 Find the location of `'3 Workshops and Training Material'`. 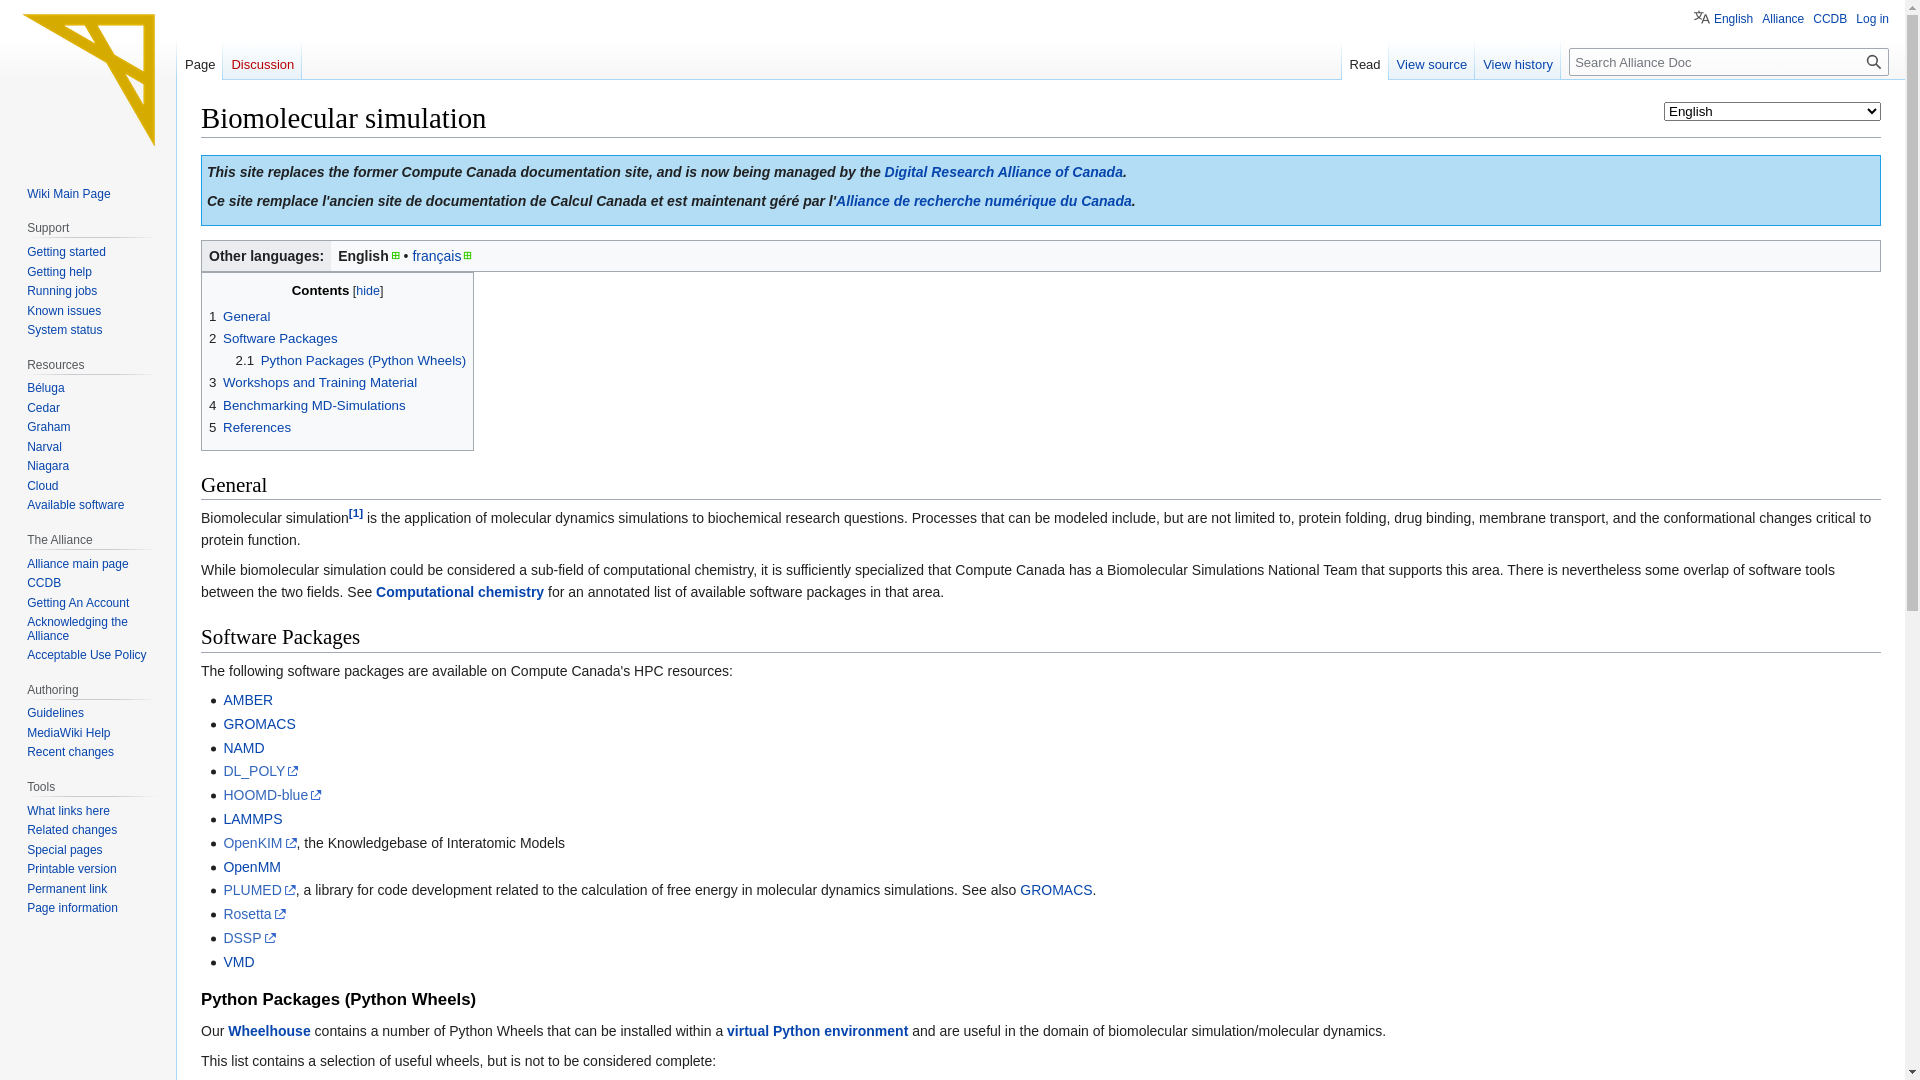

'3 Workshops and Training Material' is located at coordinates (311, 382).